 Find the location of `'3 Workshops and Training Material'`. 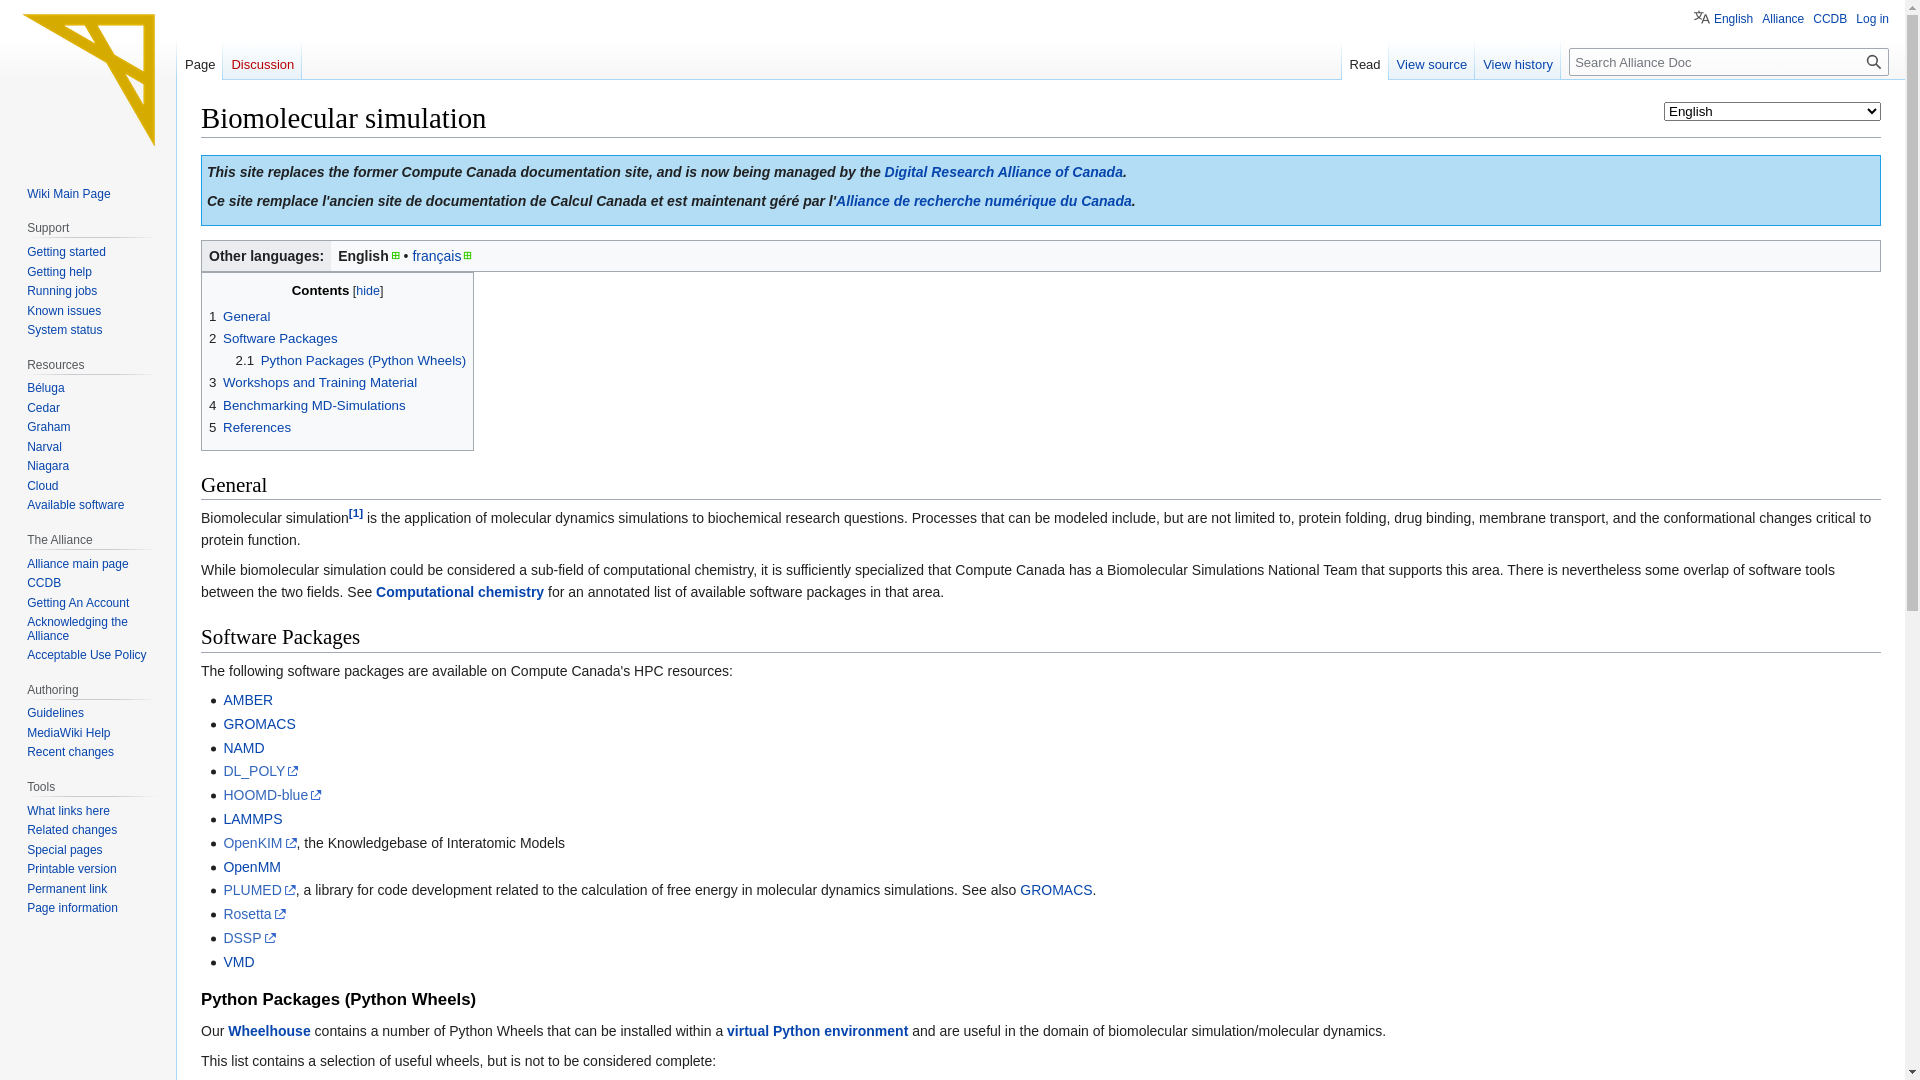

'3 Workshops and Training Material' is located at coordinates (311, 382).